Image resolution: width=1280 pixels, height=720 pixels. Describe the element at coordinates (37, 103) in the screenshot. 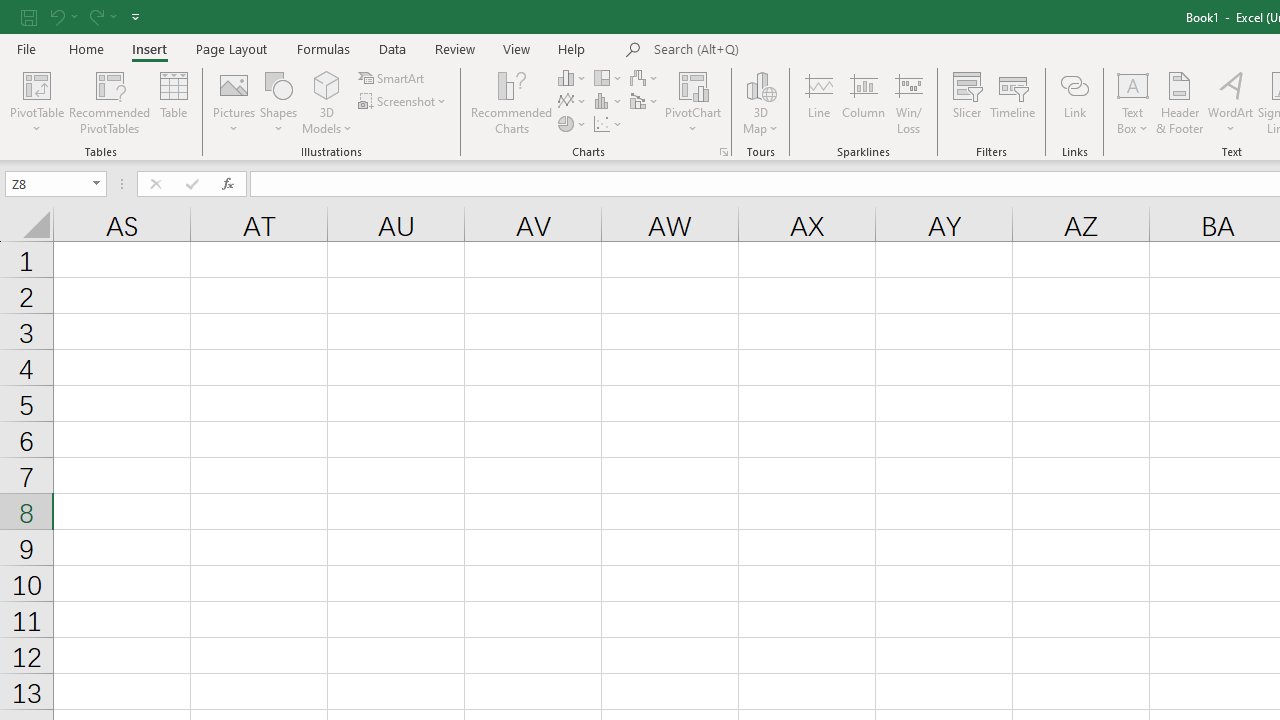

I see `'PivotTable'` at that location.